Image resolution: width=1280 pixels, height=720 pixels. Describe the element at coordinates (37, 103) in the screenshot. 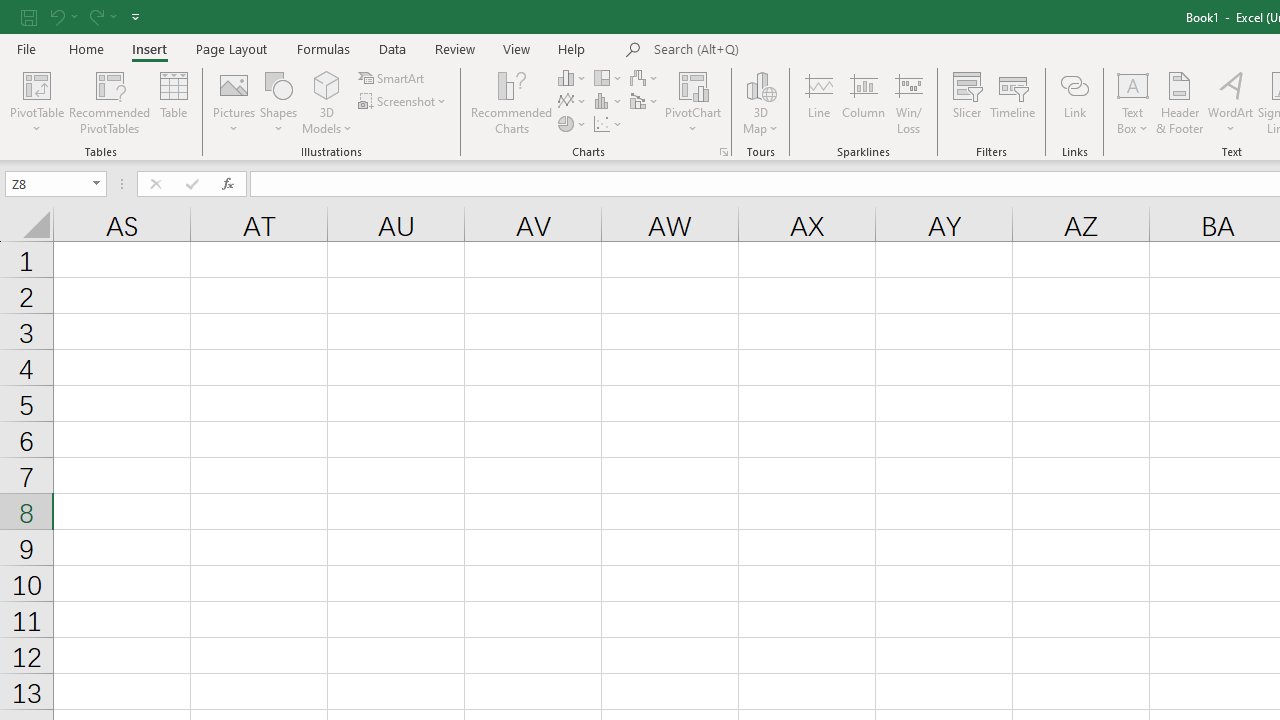

I see `'PivotTable'` at that location.